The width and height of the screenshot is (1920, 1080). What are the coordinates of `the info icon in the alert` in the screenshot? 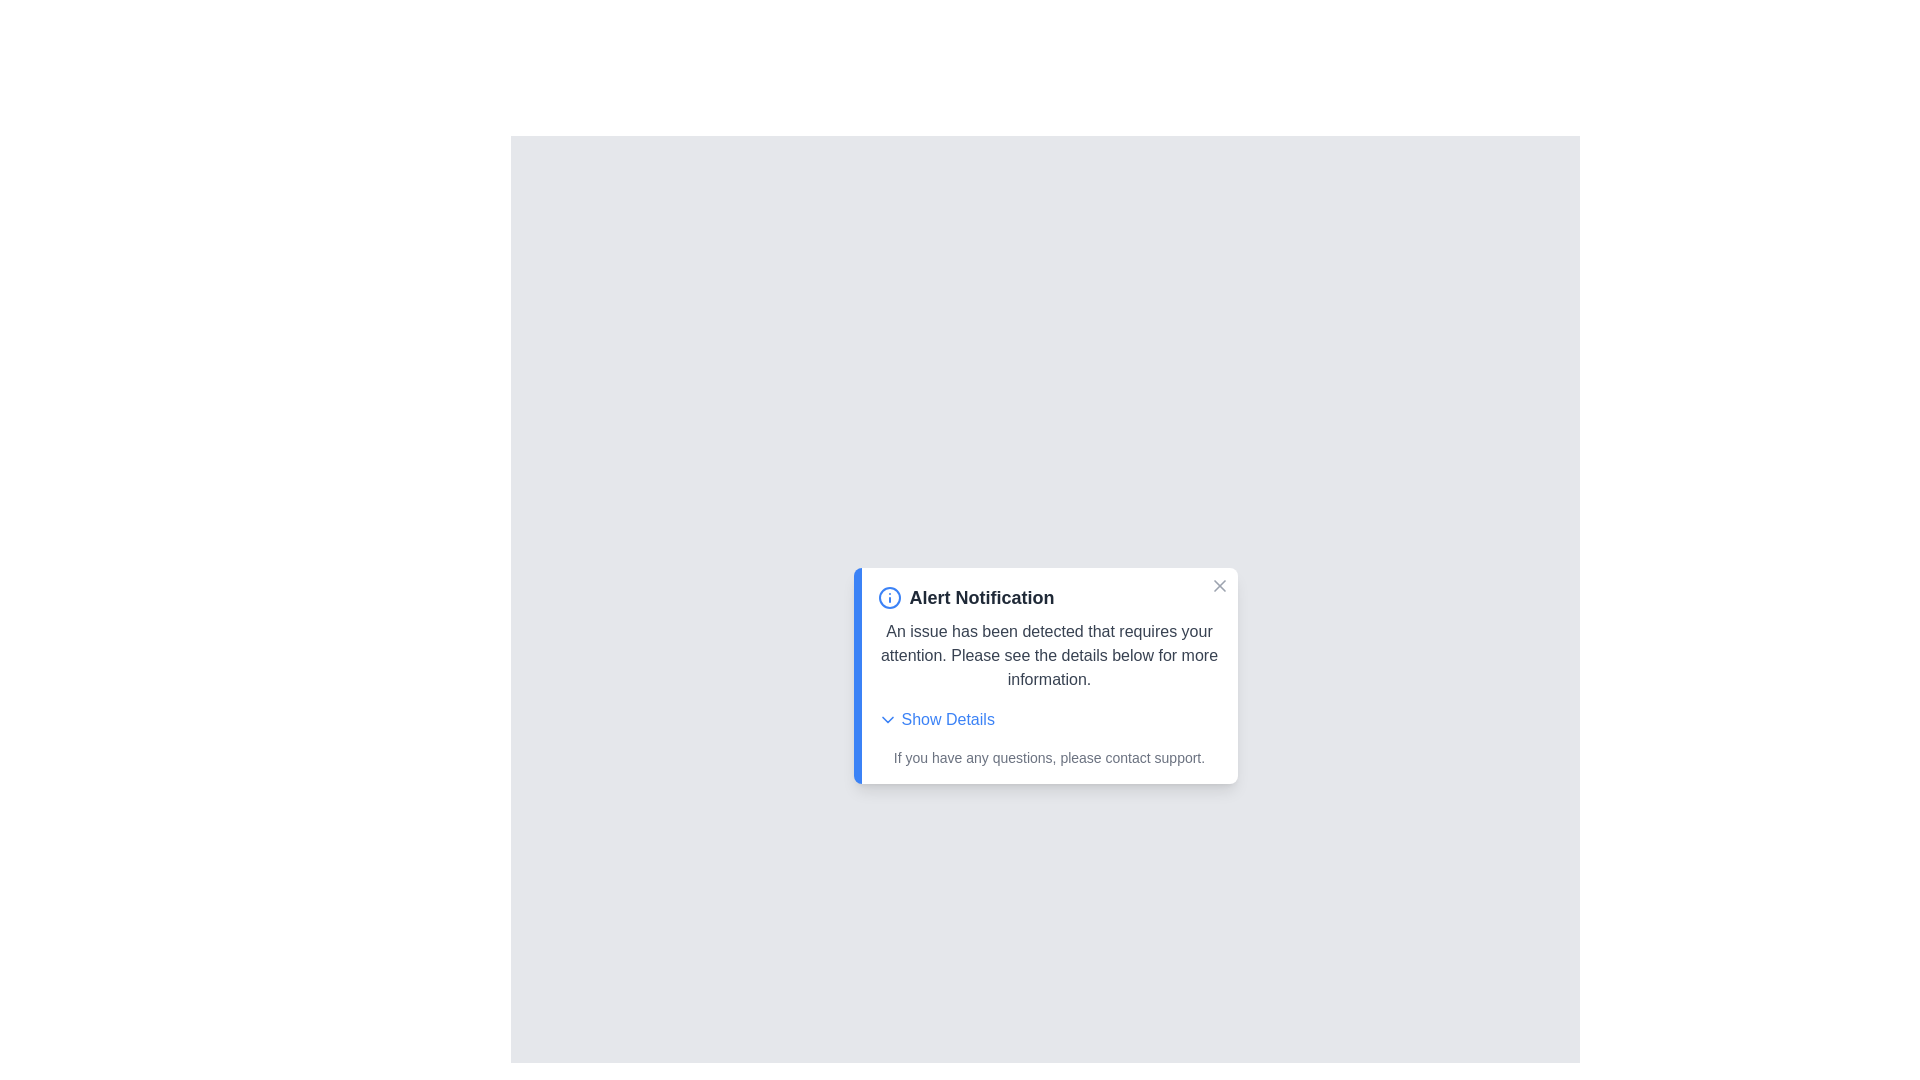 It's located at (888, 596).